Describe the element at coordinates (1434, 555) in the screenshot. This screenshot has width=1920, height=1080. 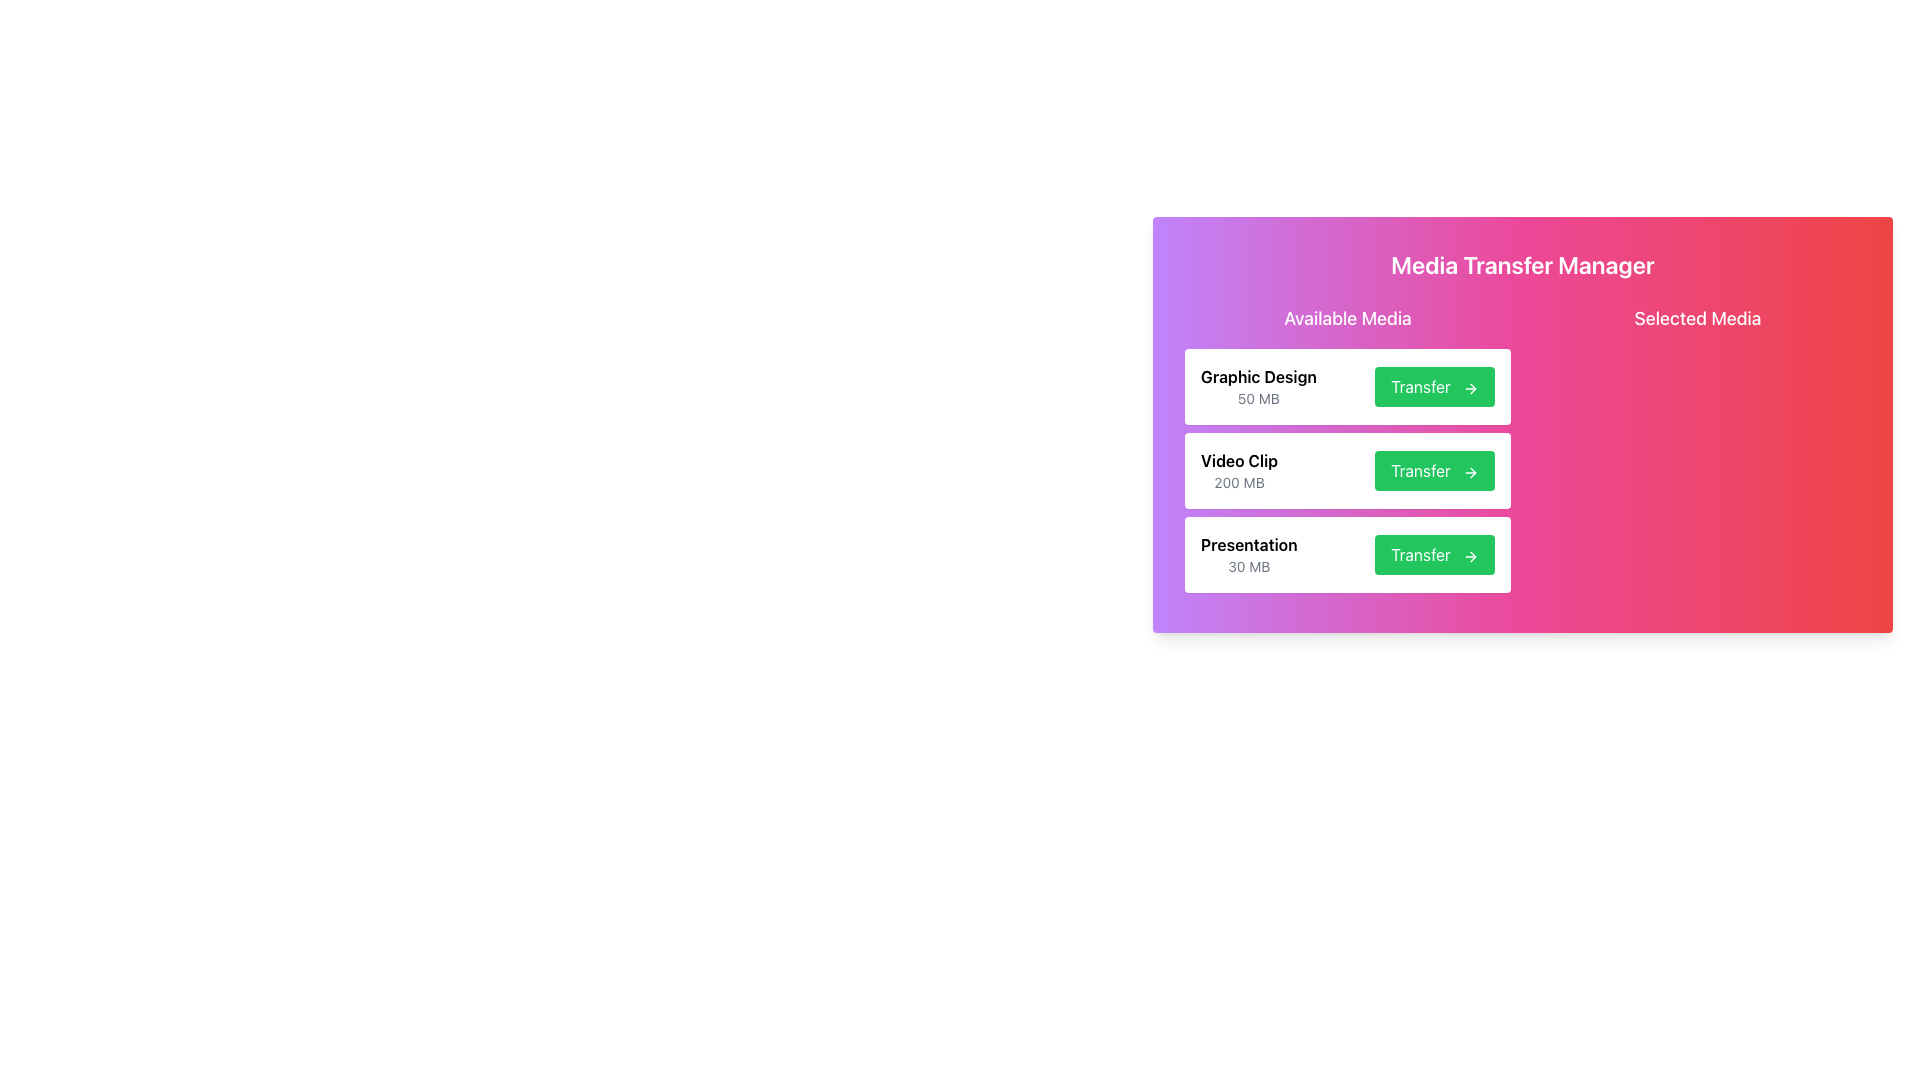
I see `the 'Transfer' button with a green background and white text located in the 'Media Transfer Manager' section to trigger additional effects` at that location.